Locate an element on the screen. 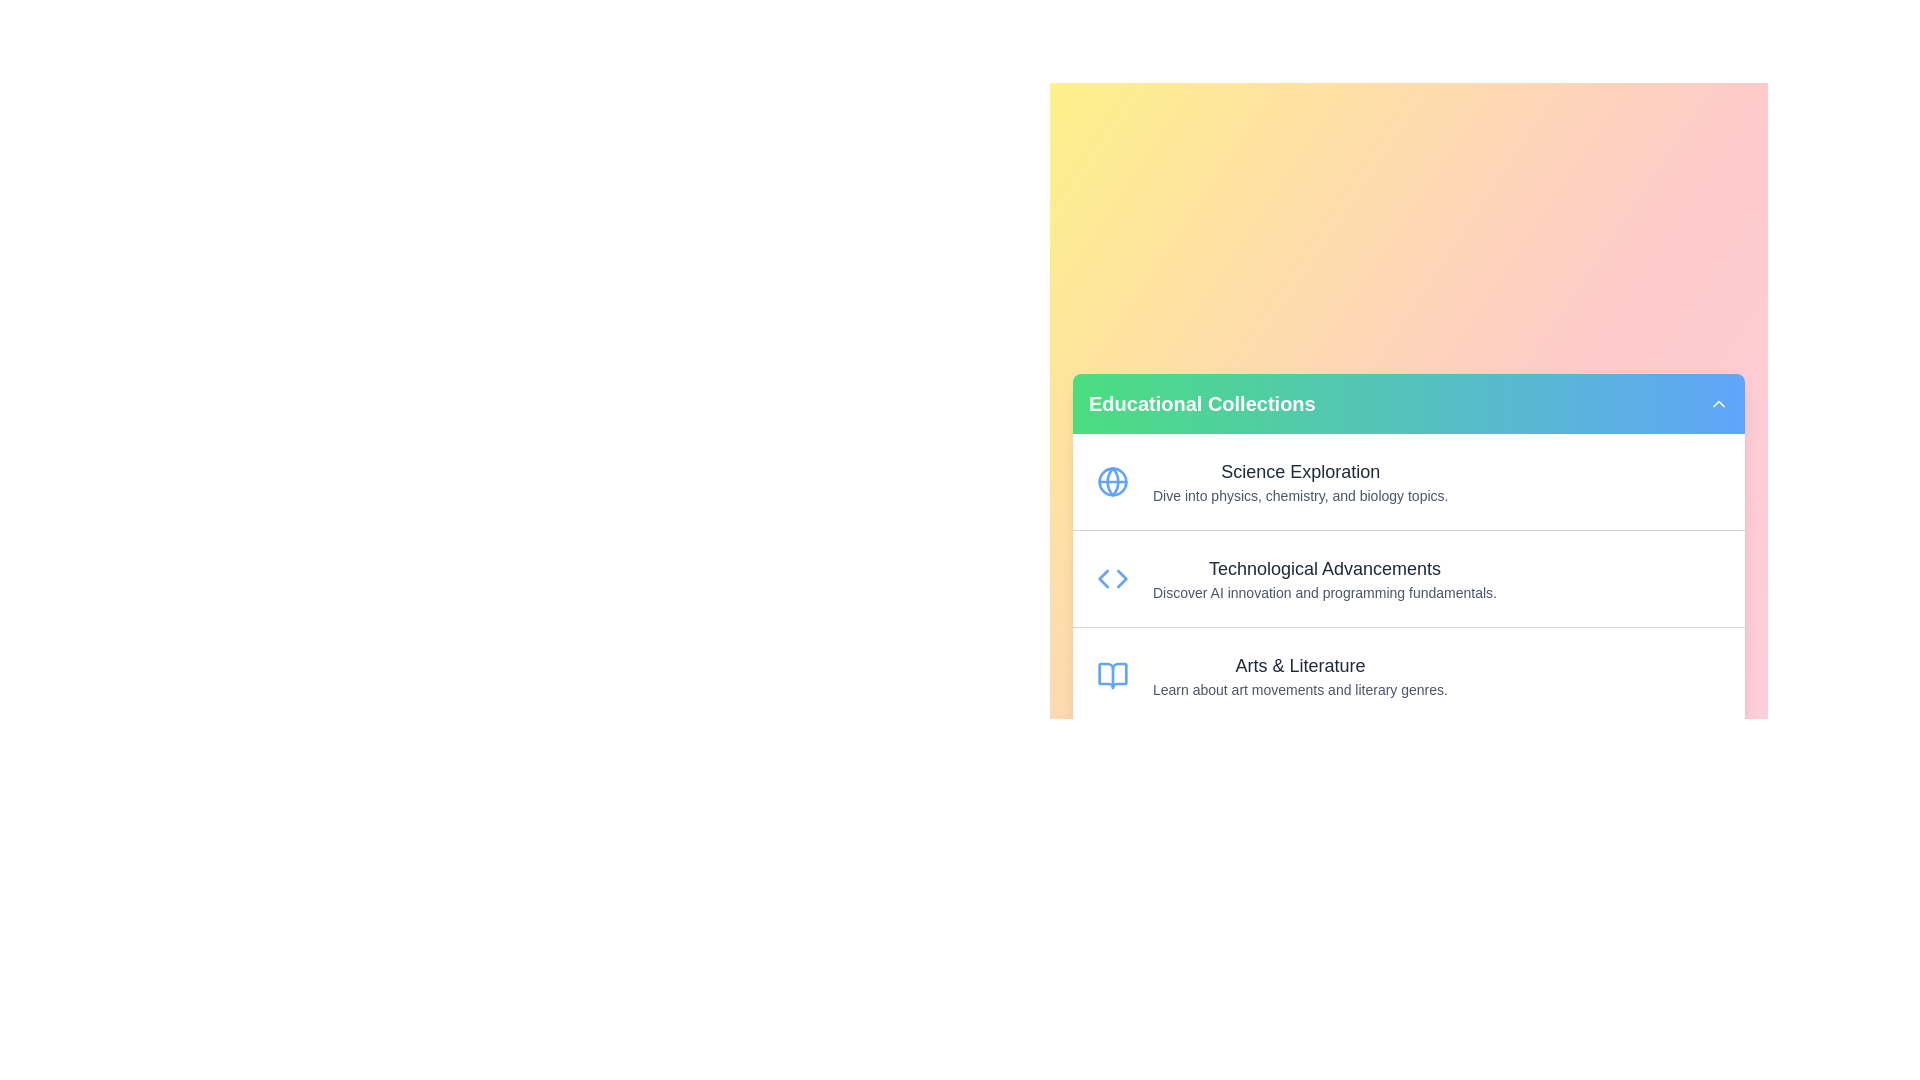  the item labeled 'Arts & Literature' in the list to observe visual feedback is located at coordinates (1408, 675).